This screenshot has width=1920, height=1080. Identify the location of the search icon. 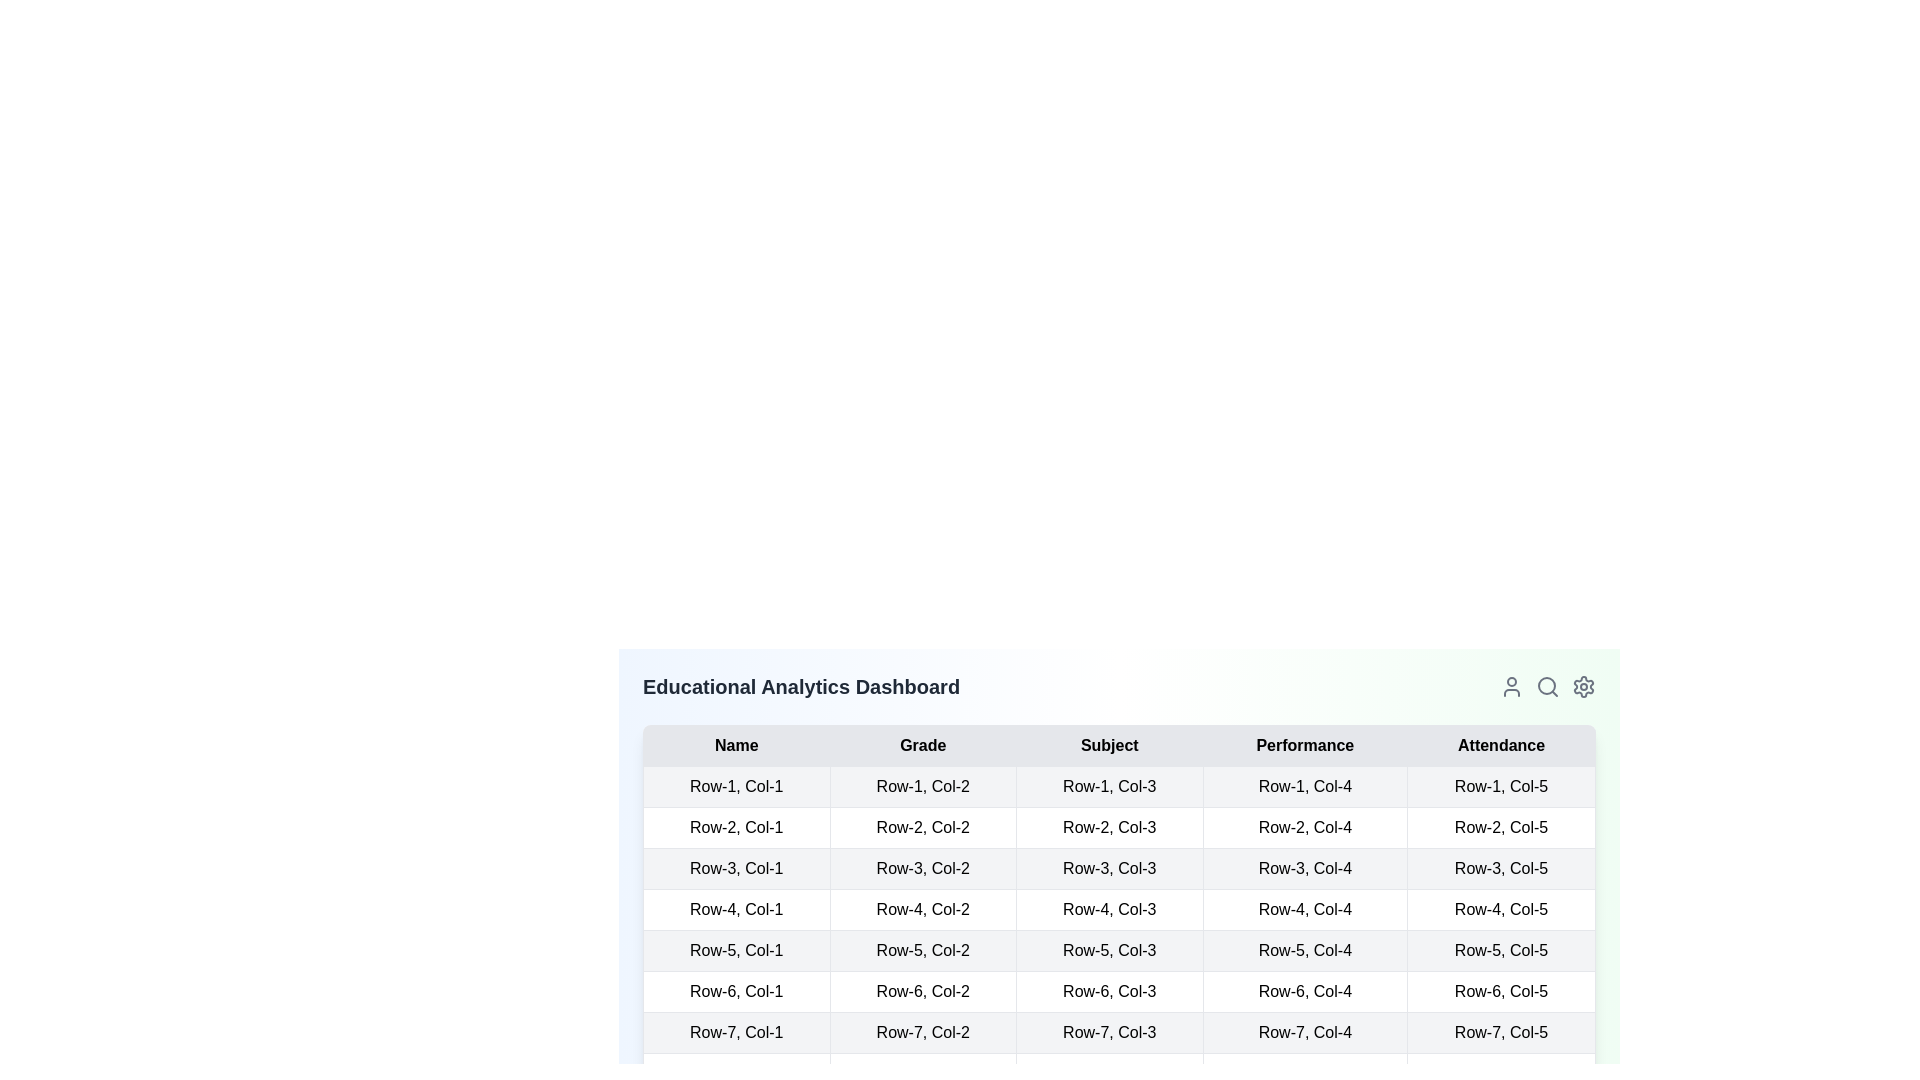
(1547, 685).